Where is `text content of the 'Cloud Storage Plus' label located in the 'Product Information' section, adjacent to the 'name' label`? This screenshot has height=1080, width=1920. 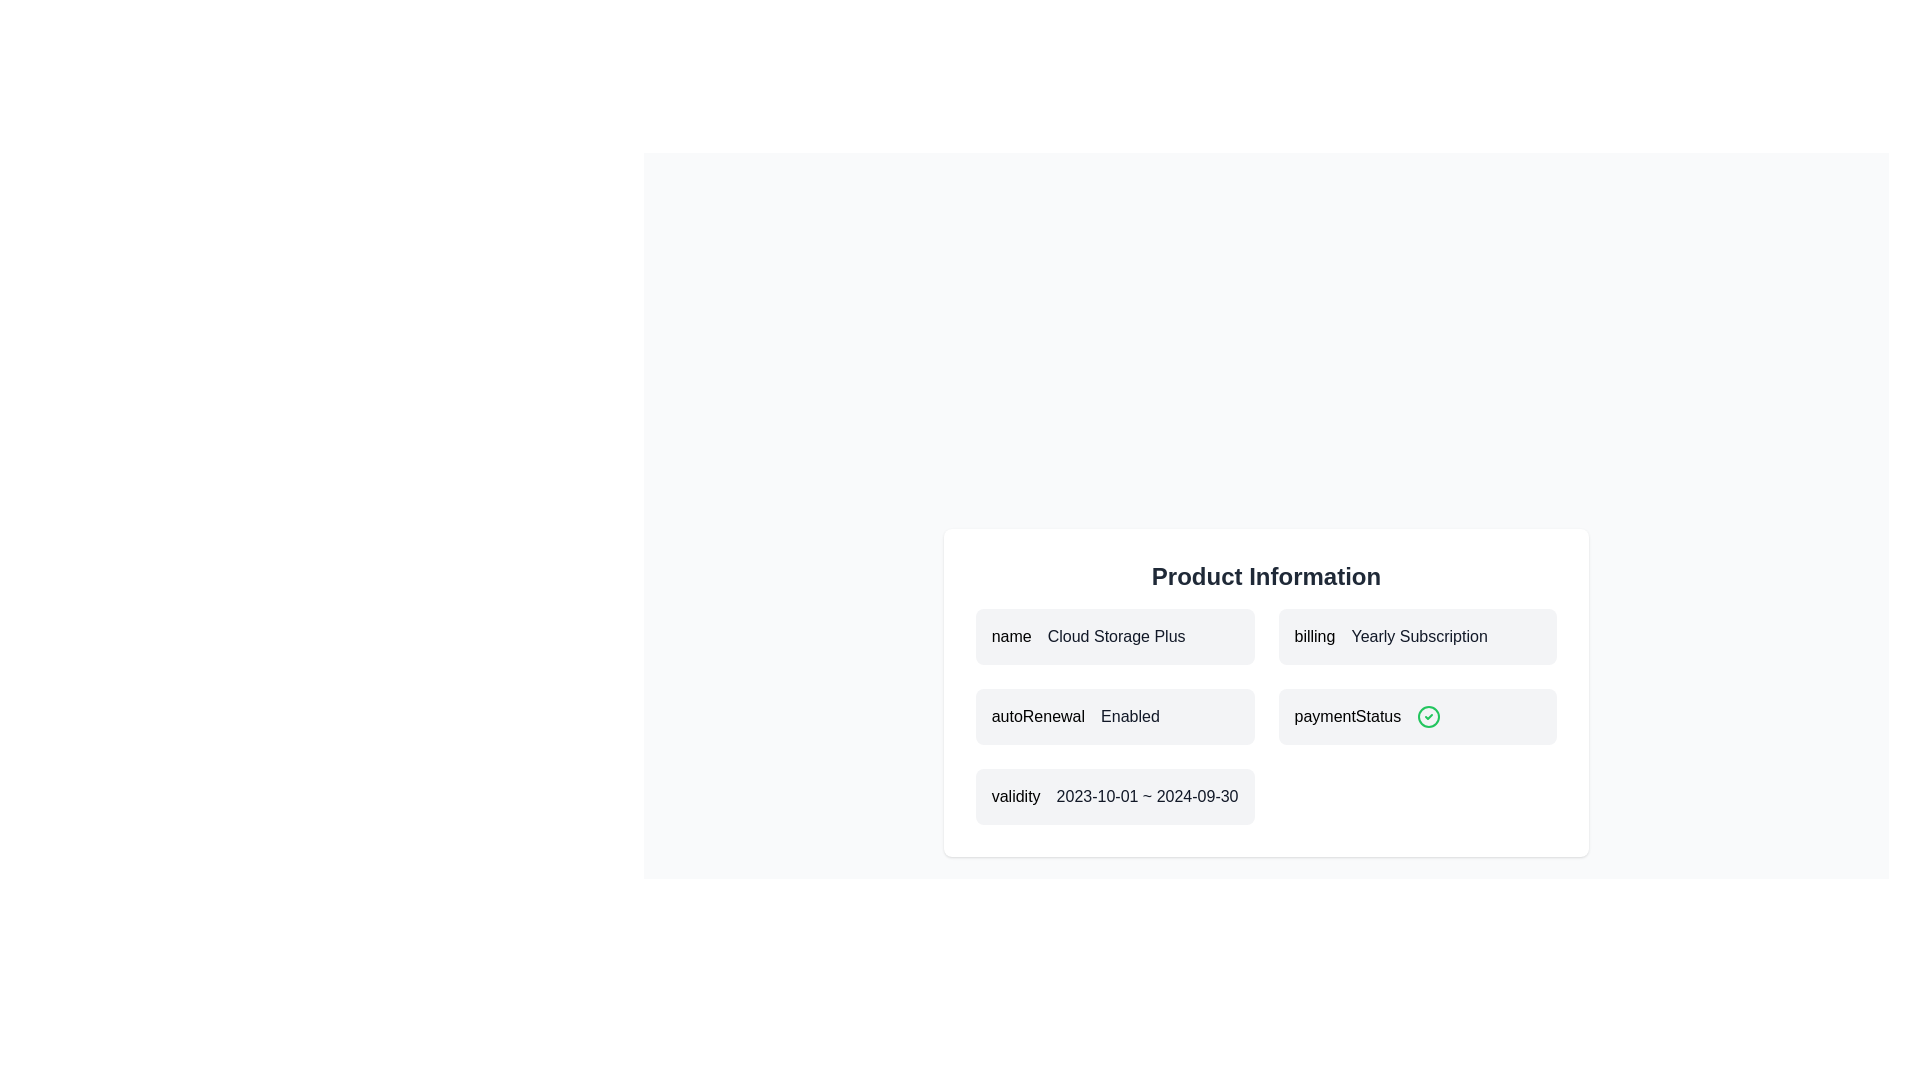
text content of the 'Cloud Storage Plus' label located in the 'Product Information' section, adjacent to the 'name' label is located at coordinates (1115, 636).